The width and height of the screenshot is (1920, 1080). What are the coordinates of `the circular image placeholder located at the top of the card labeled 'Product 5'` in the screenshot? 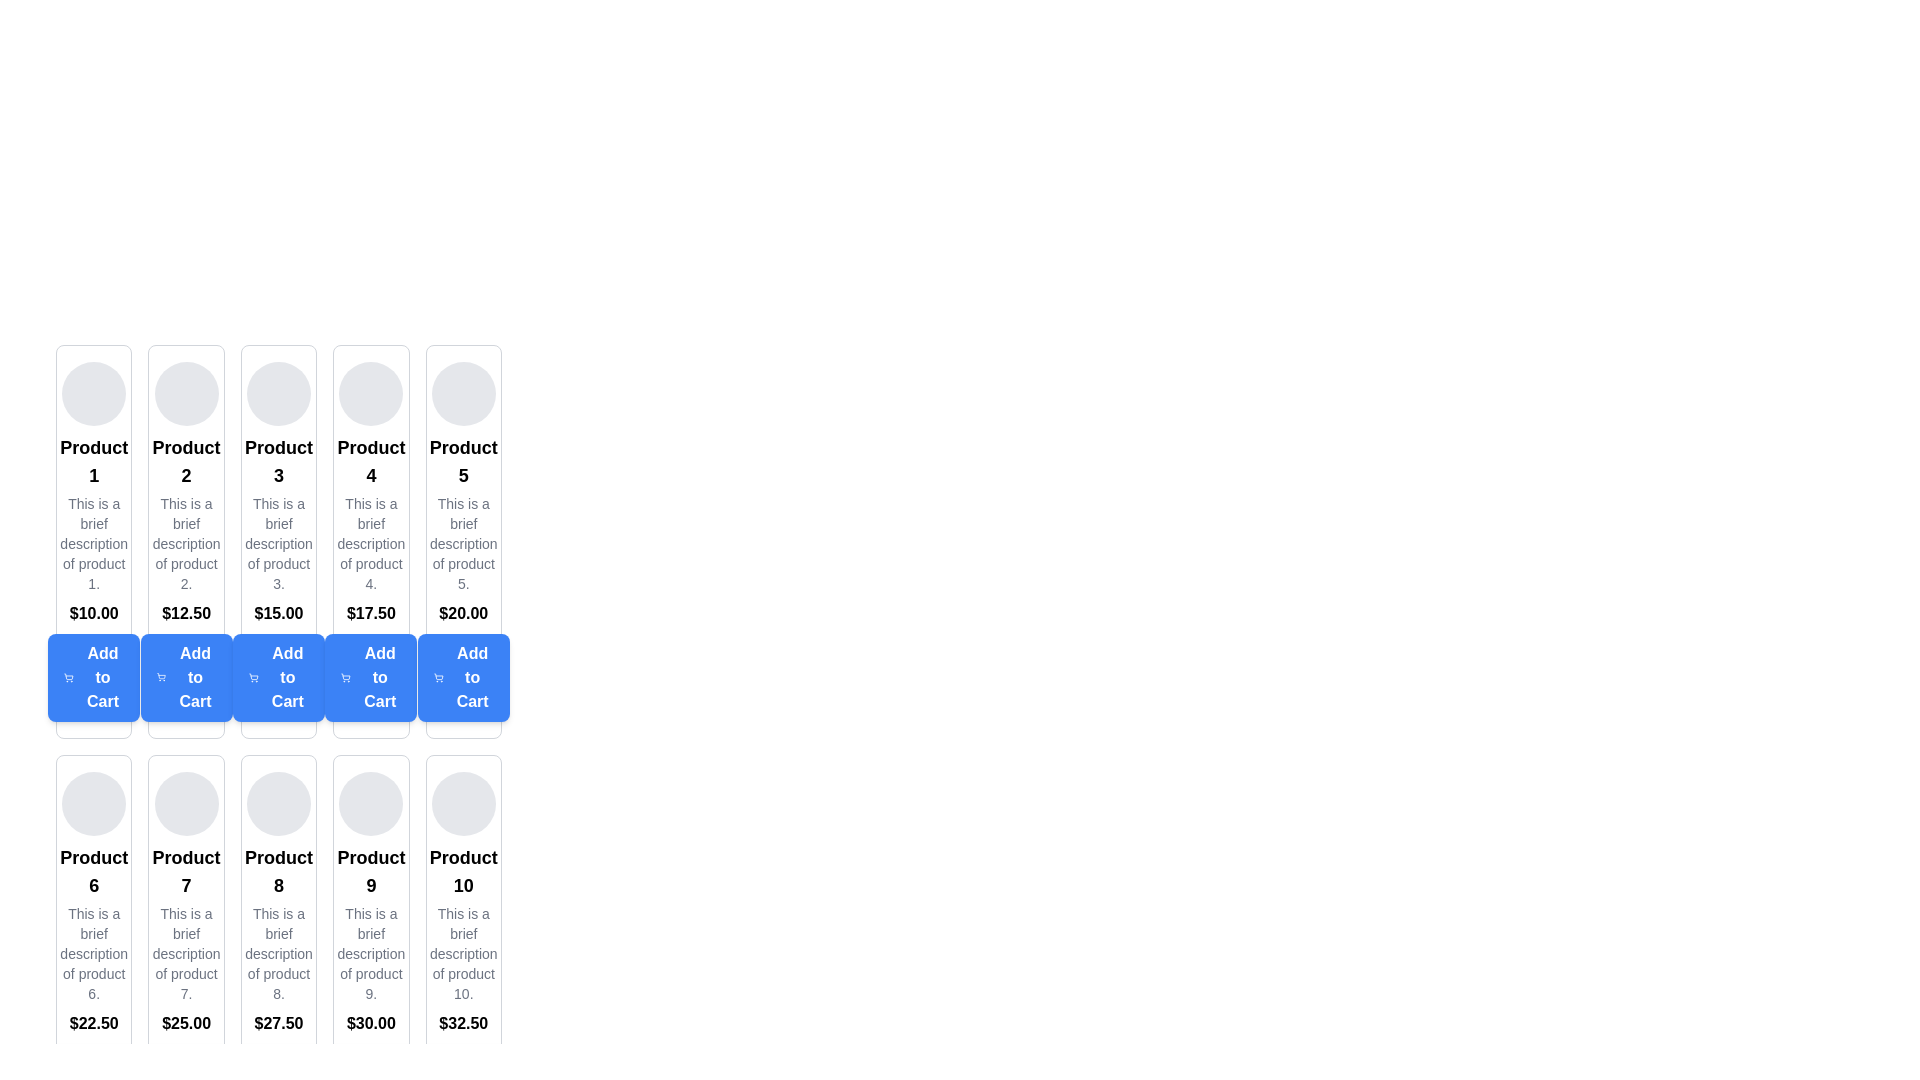 It's located at (462, 393).